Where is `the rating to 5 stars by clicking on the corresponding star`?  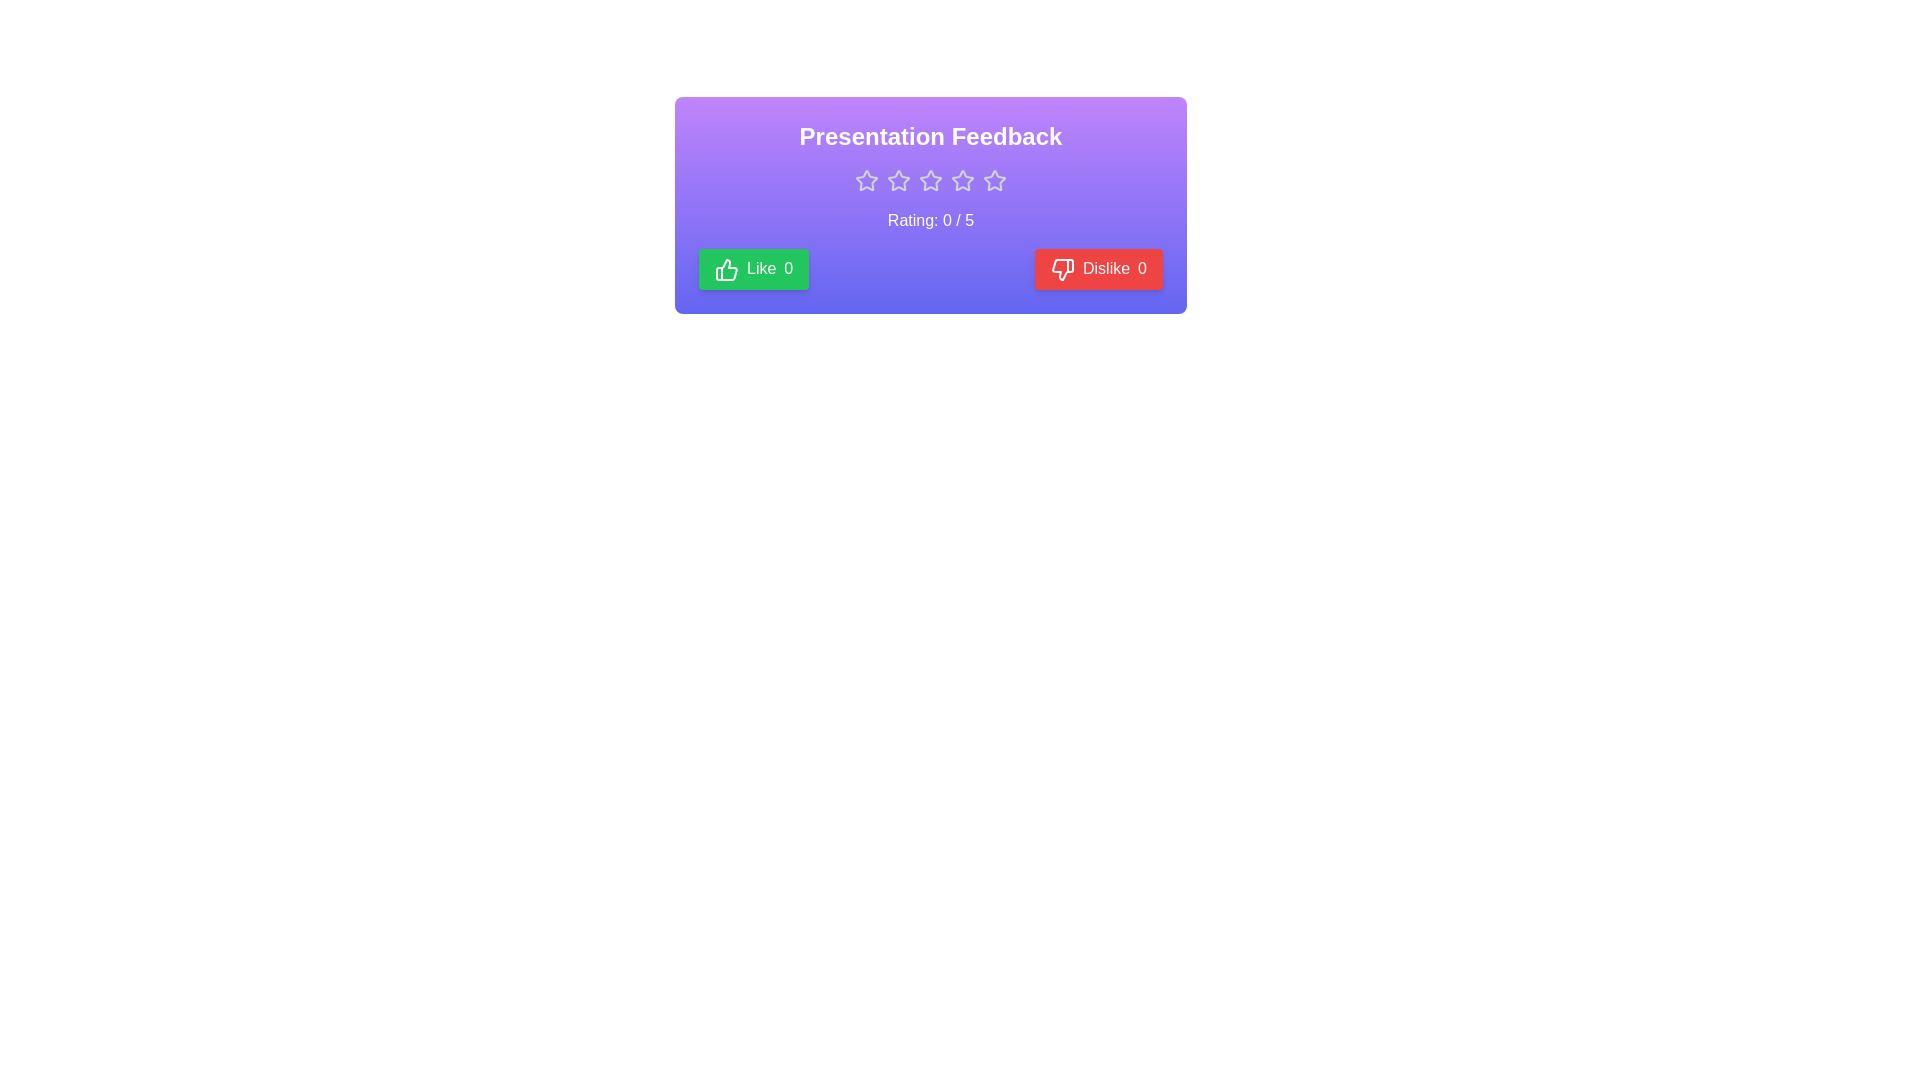
the rating to 5 stars by clicking on the corresponding star is located at coordinates (994, 181).